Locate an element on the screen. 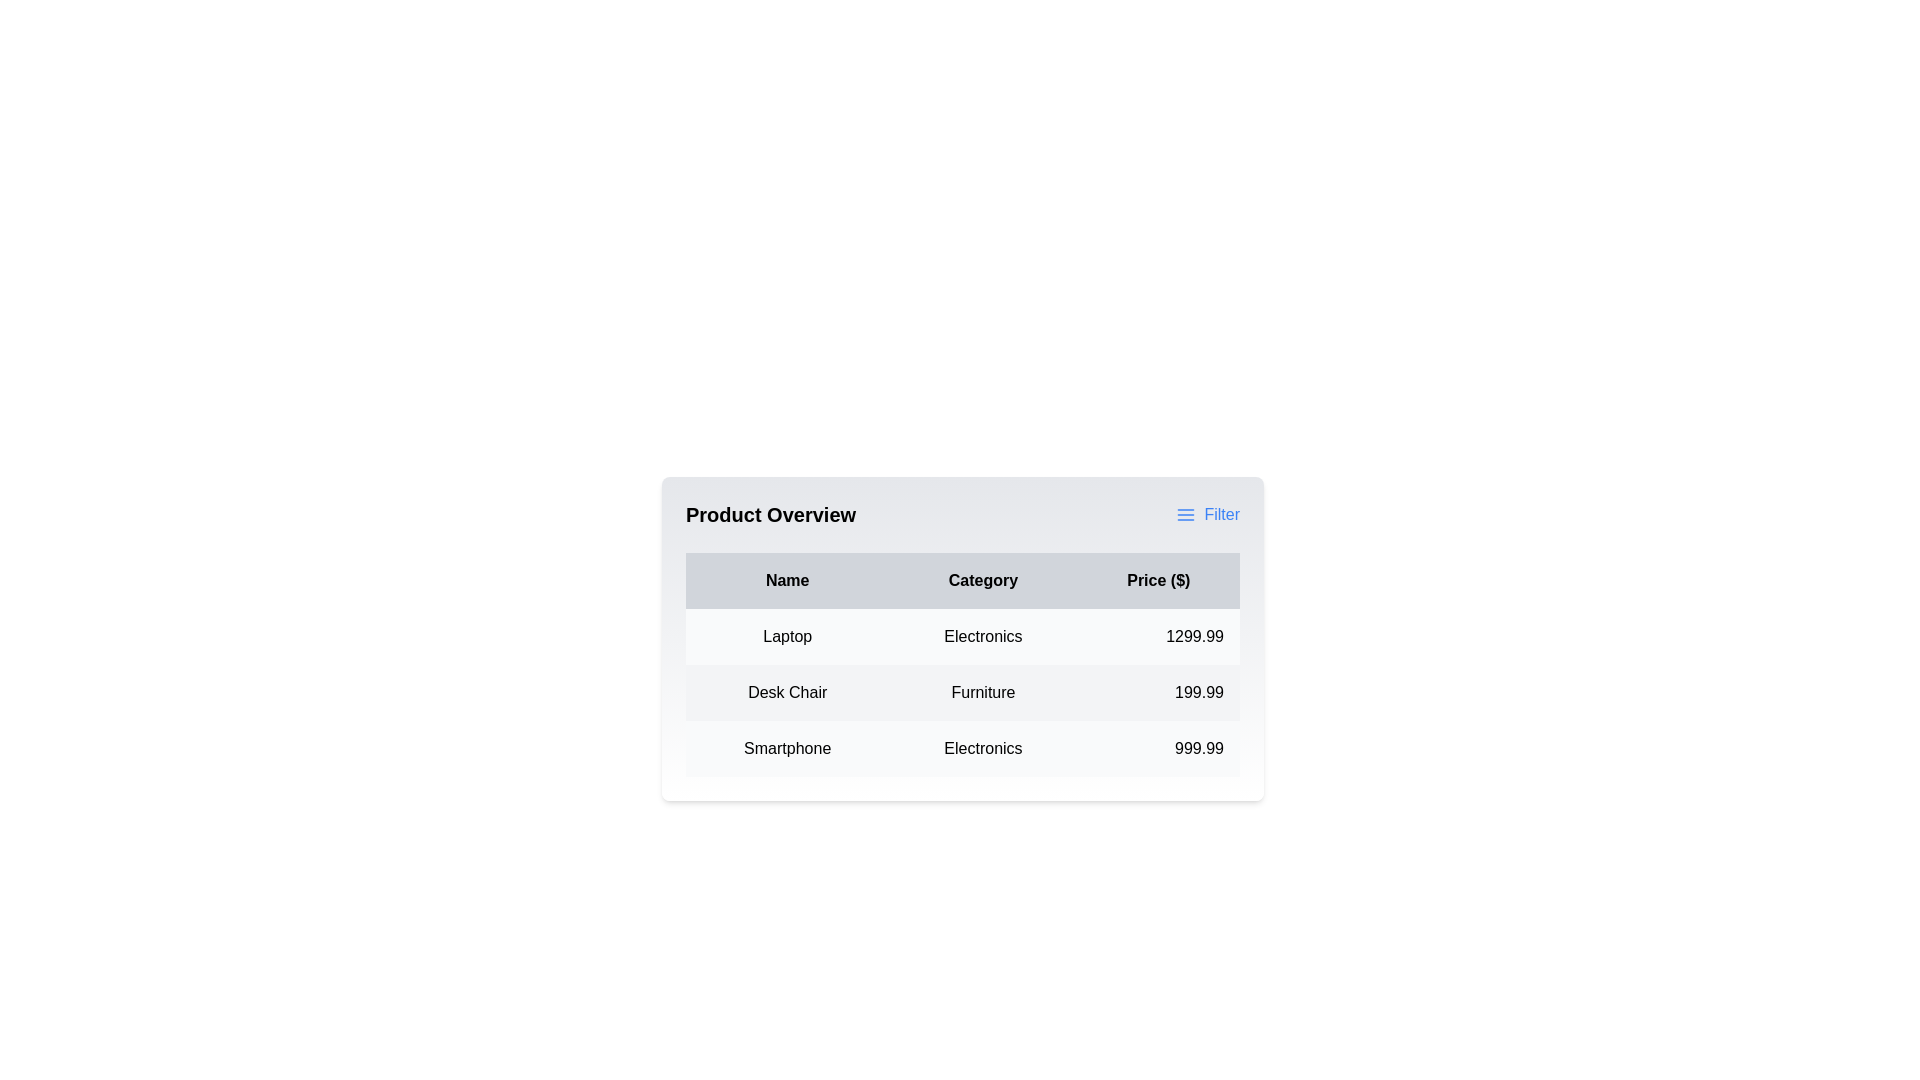 This screenshot has width=1920, height=1080. the third row of the 'Product Overview' table is located at coordinates (963, 748).